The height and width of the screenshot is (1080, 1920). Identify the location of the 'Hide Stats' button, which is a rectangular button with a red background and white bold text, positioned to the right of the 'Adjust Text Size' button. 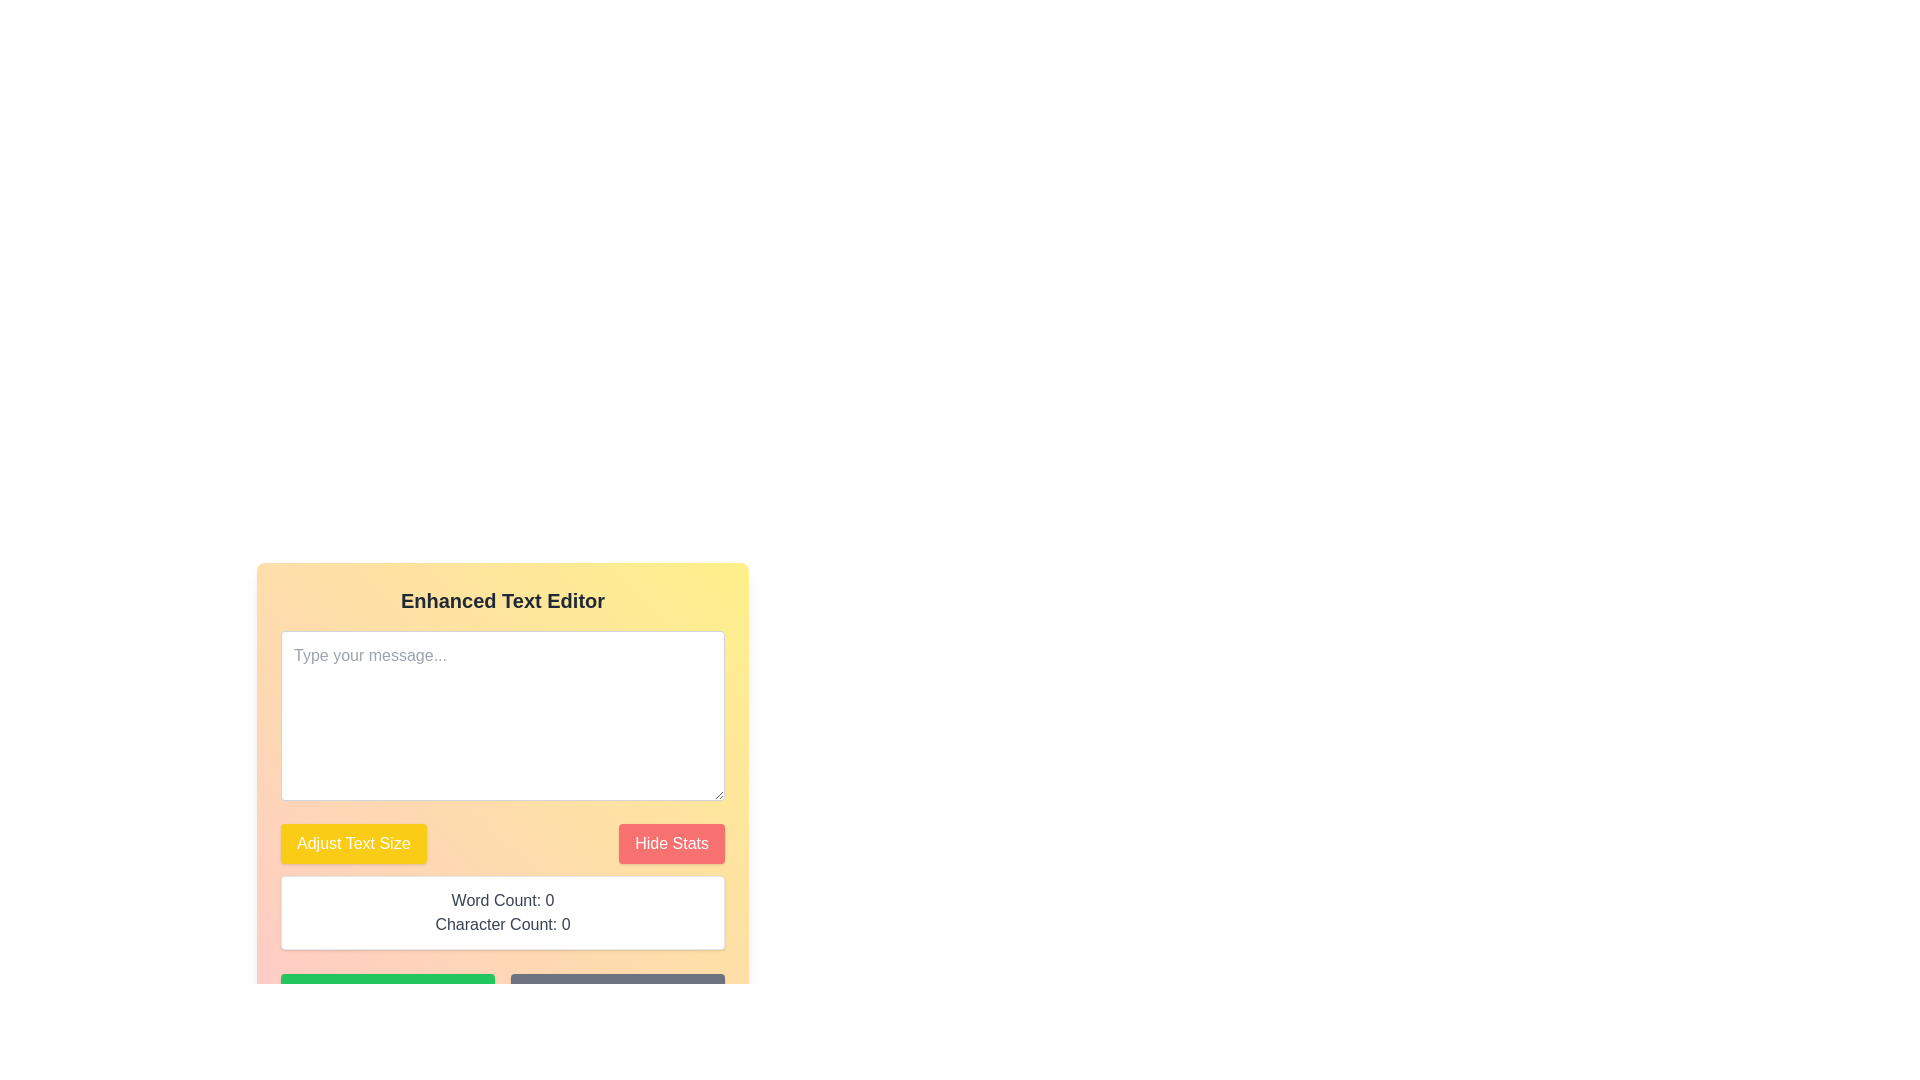
(672, 844).